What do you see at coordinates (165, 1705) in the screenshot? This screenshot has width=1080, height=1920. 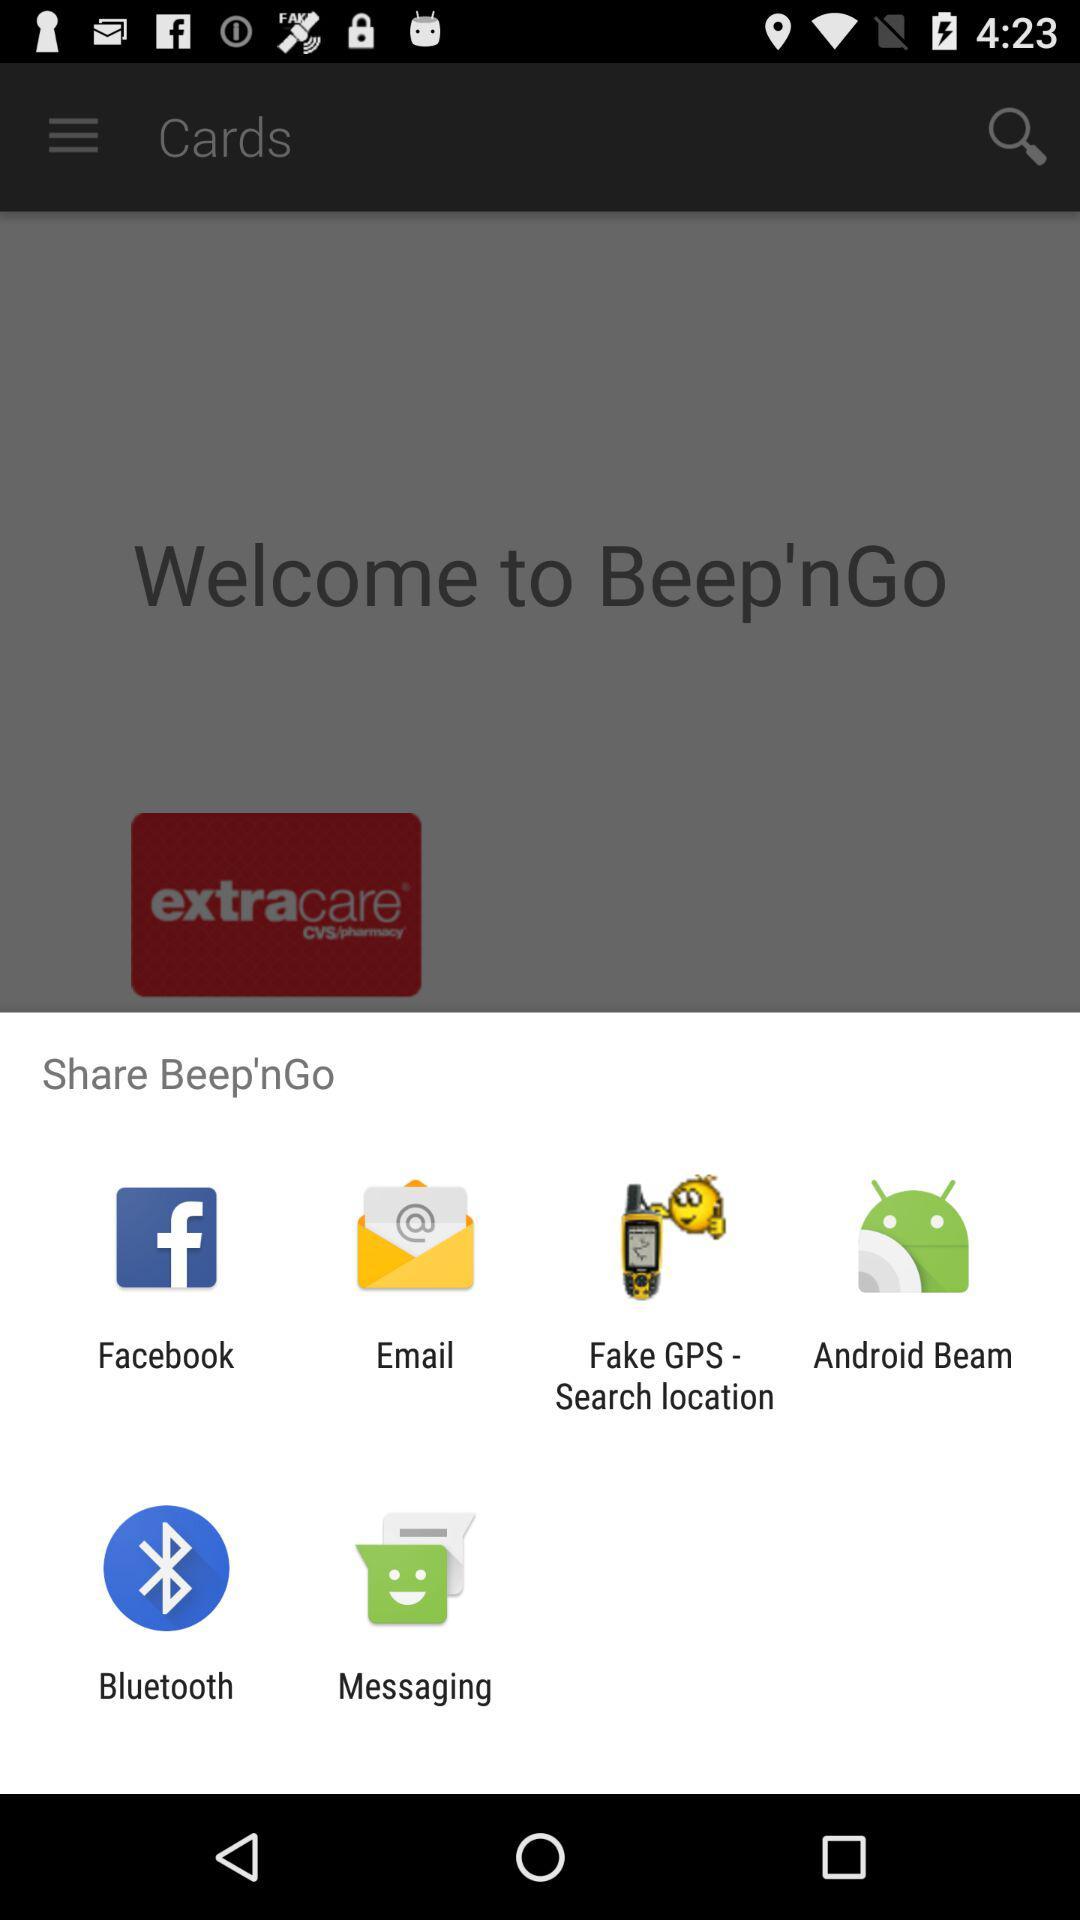 I see `the bluetooth` at bounding box center [165, 1705].